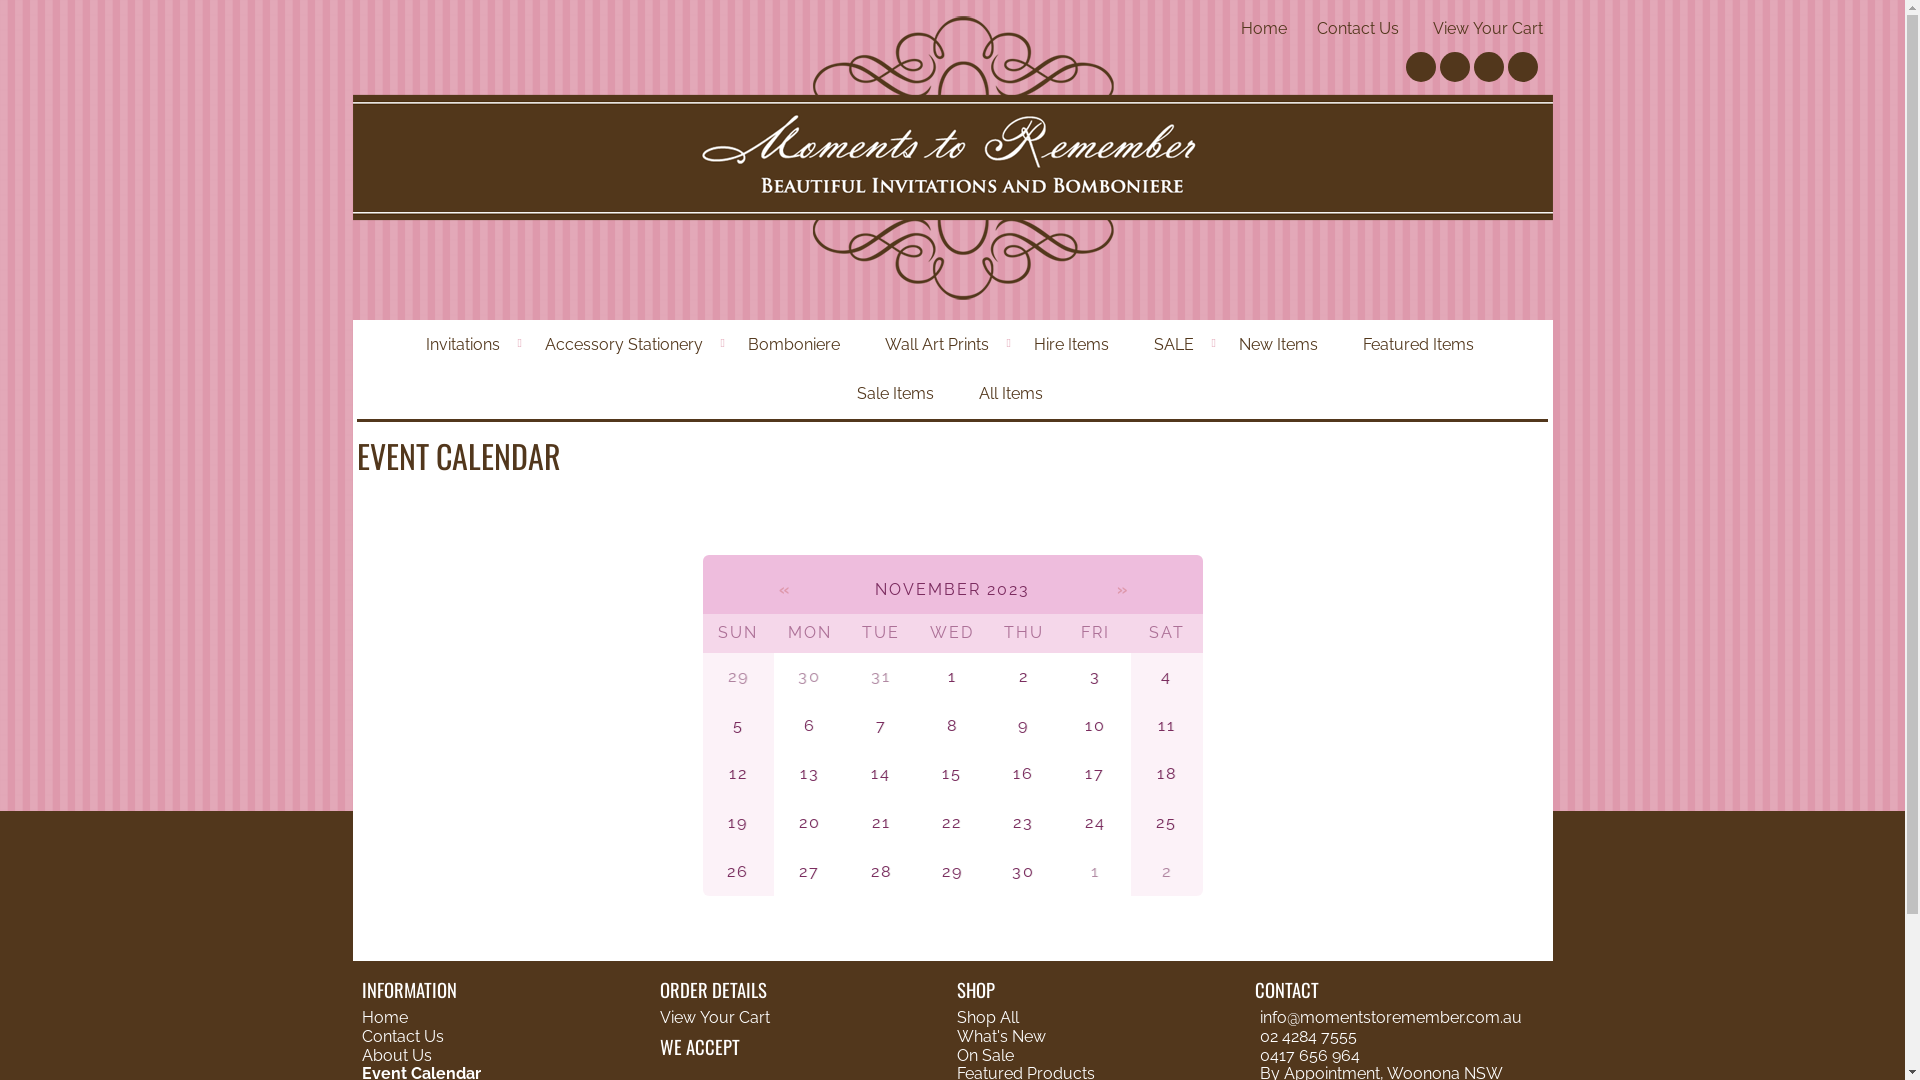 The height and width of the screenshot is (1080, 1920). What do you see at coordinates (464, 344) in the screenshot?
I see `'Invitations'` at bounding box center [464, 344].